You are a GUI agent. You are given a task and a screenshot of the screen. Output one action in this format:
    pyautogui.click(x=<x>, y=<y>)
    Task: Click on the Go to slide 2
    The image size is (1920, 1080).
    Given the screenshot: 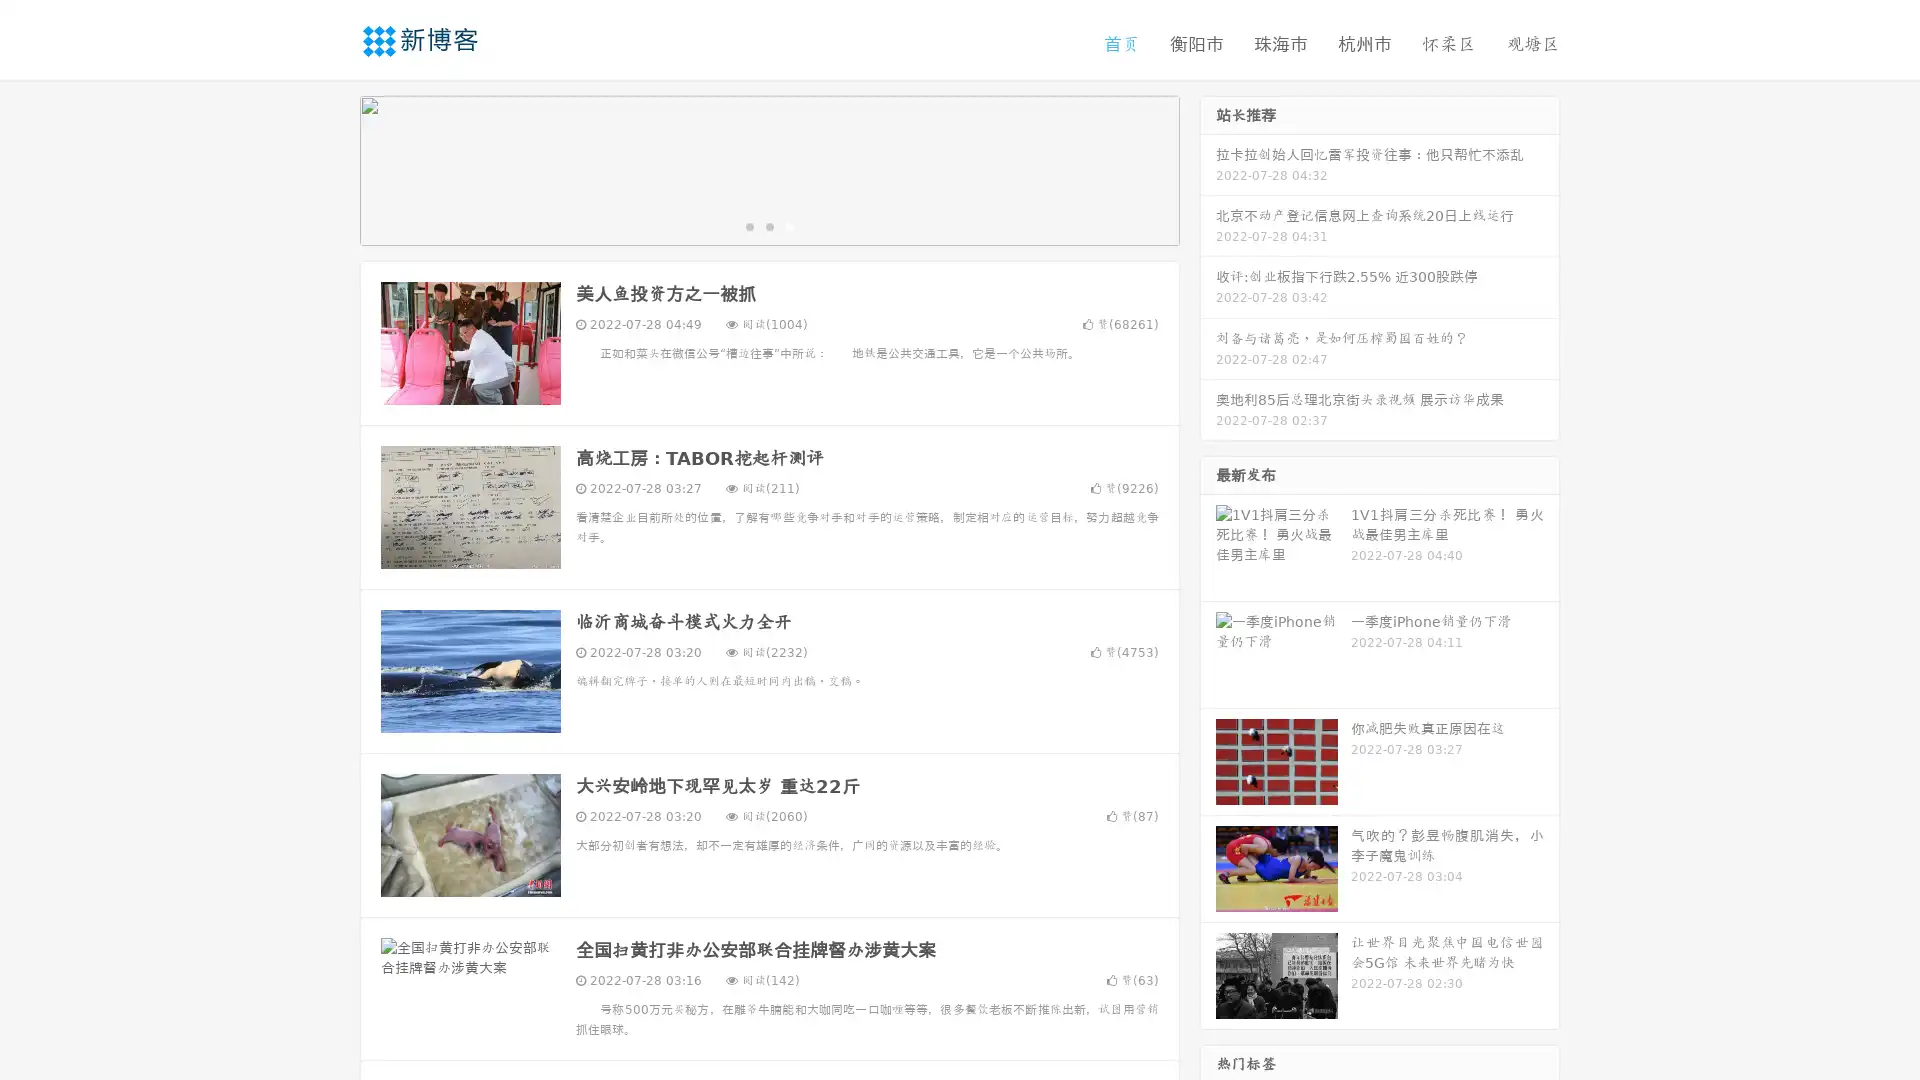 What is the action you would take?
    pyautogui.click(x=768, y=225)
    